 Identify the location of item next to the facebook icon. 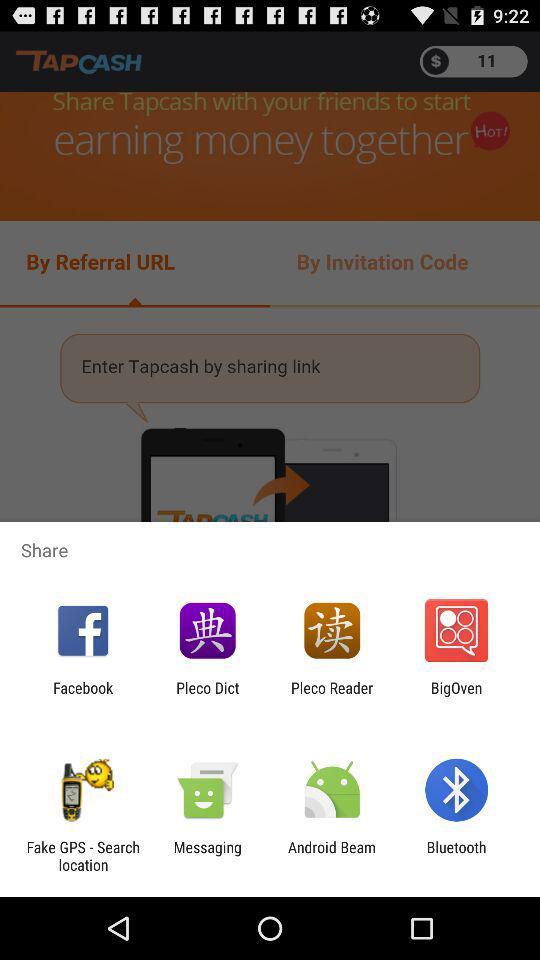
(206, 696).